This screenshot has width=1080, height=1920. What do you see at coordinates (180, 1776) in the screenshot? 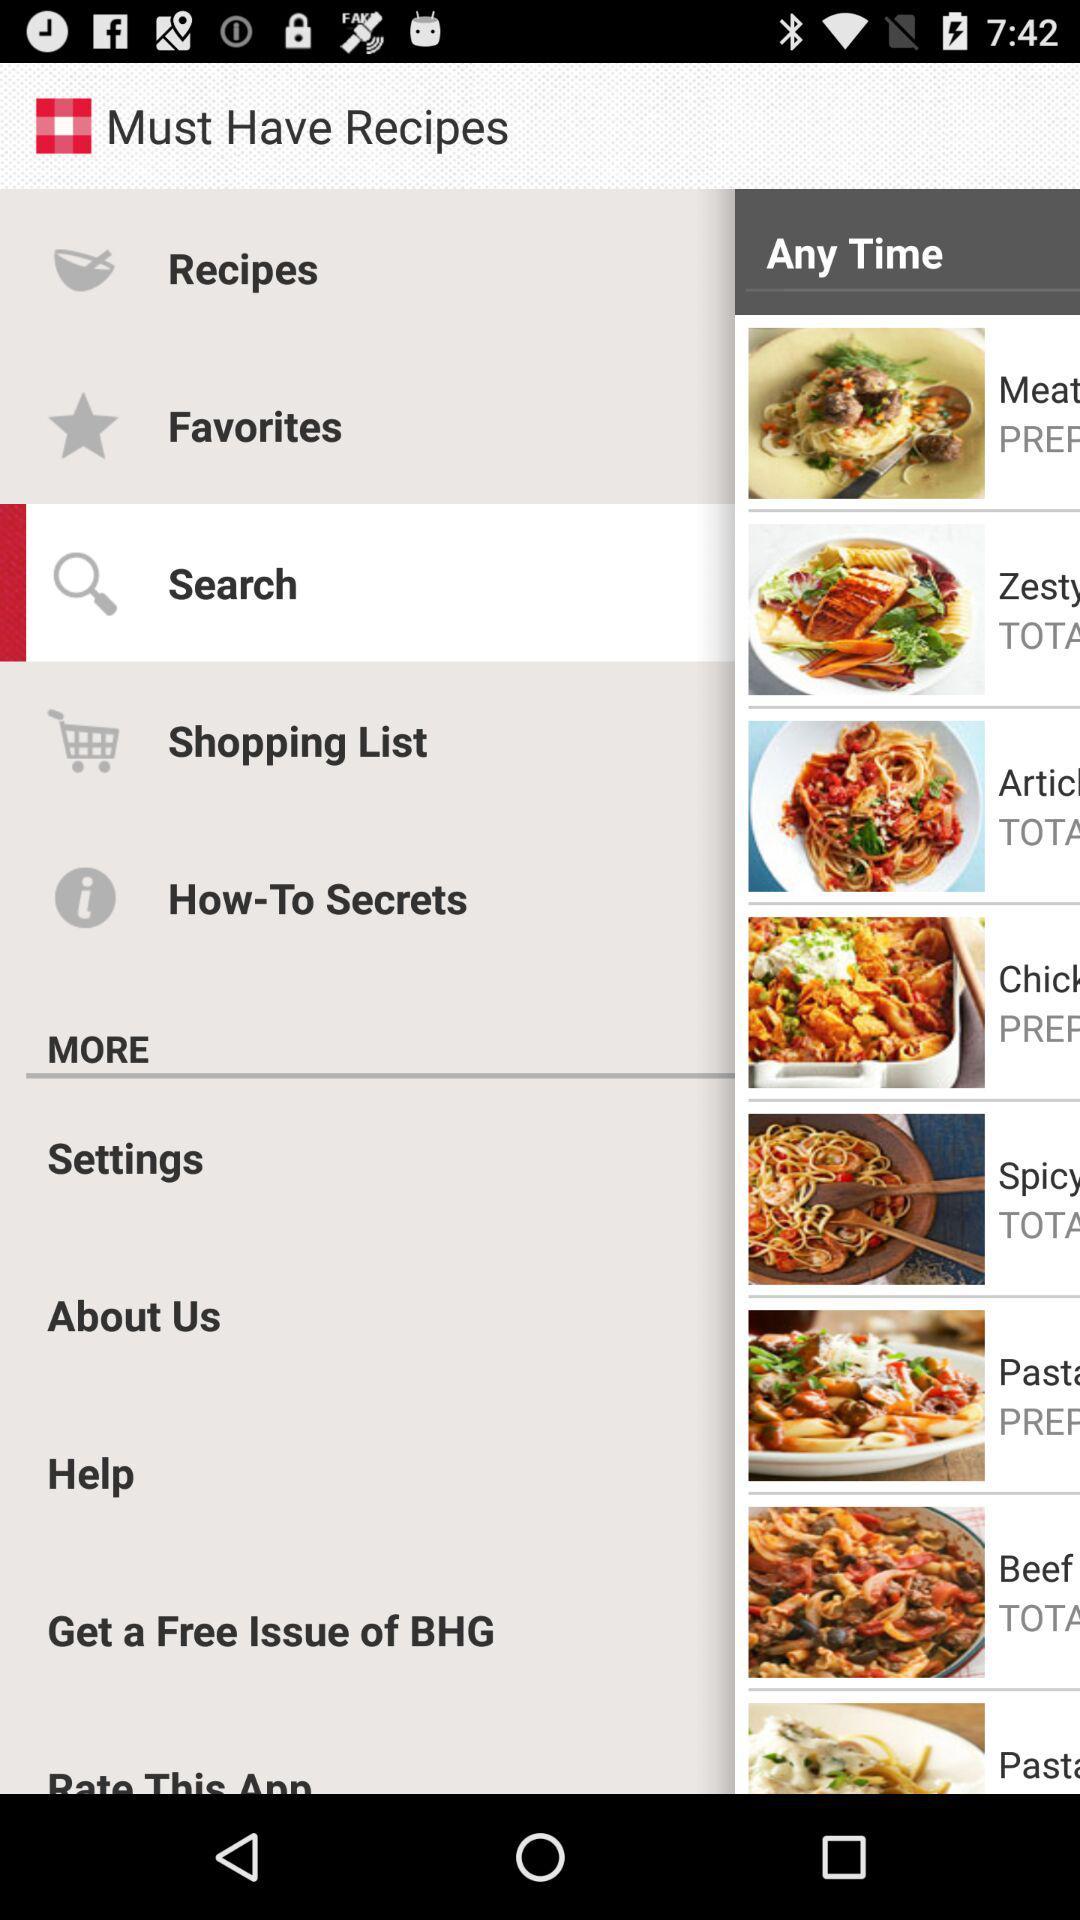
I see `rate this app` at bounding box center [180, 1776].